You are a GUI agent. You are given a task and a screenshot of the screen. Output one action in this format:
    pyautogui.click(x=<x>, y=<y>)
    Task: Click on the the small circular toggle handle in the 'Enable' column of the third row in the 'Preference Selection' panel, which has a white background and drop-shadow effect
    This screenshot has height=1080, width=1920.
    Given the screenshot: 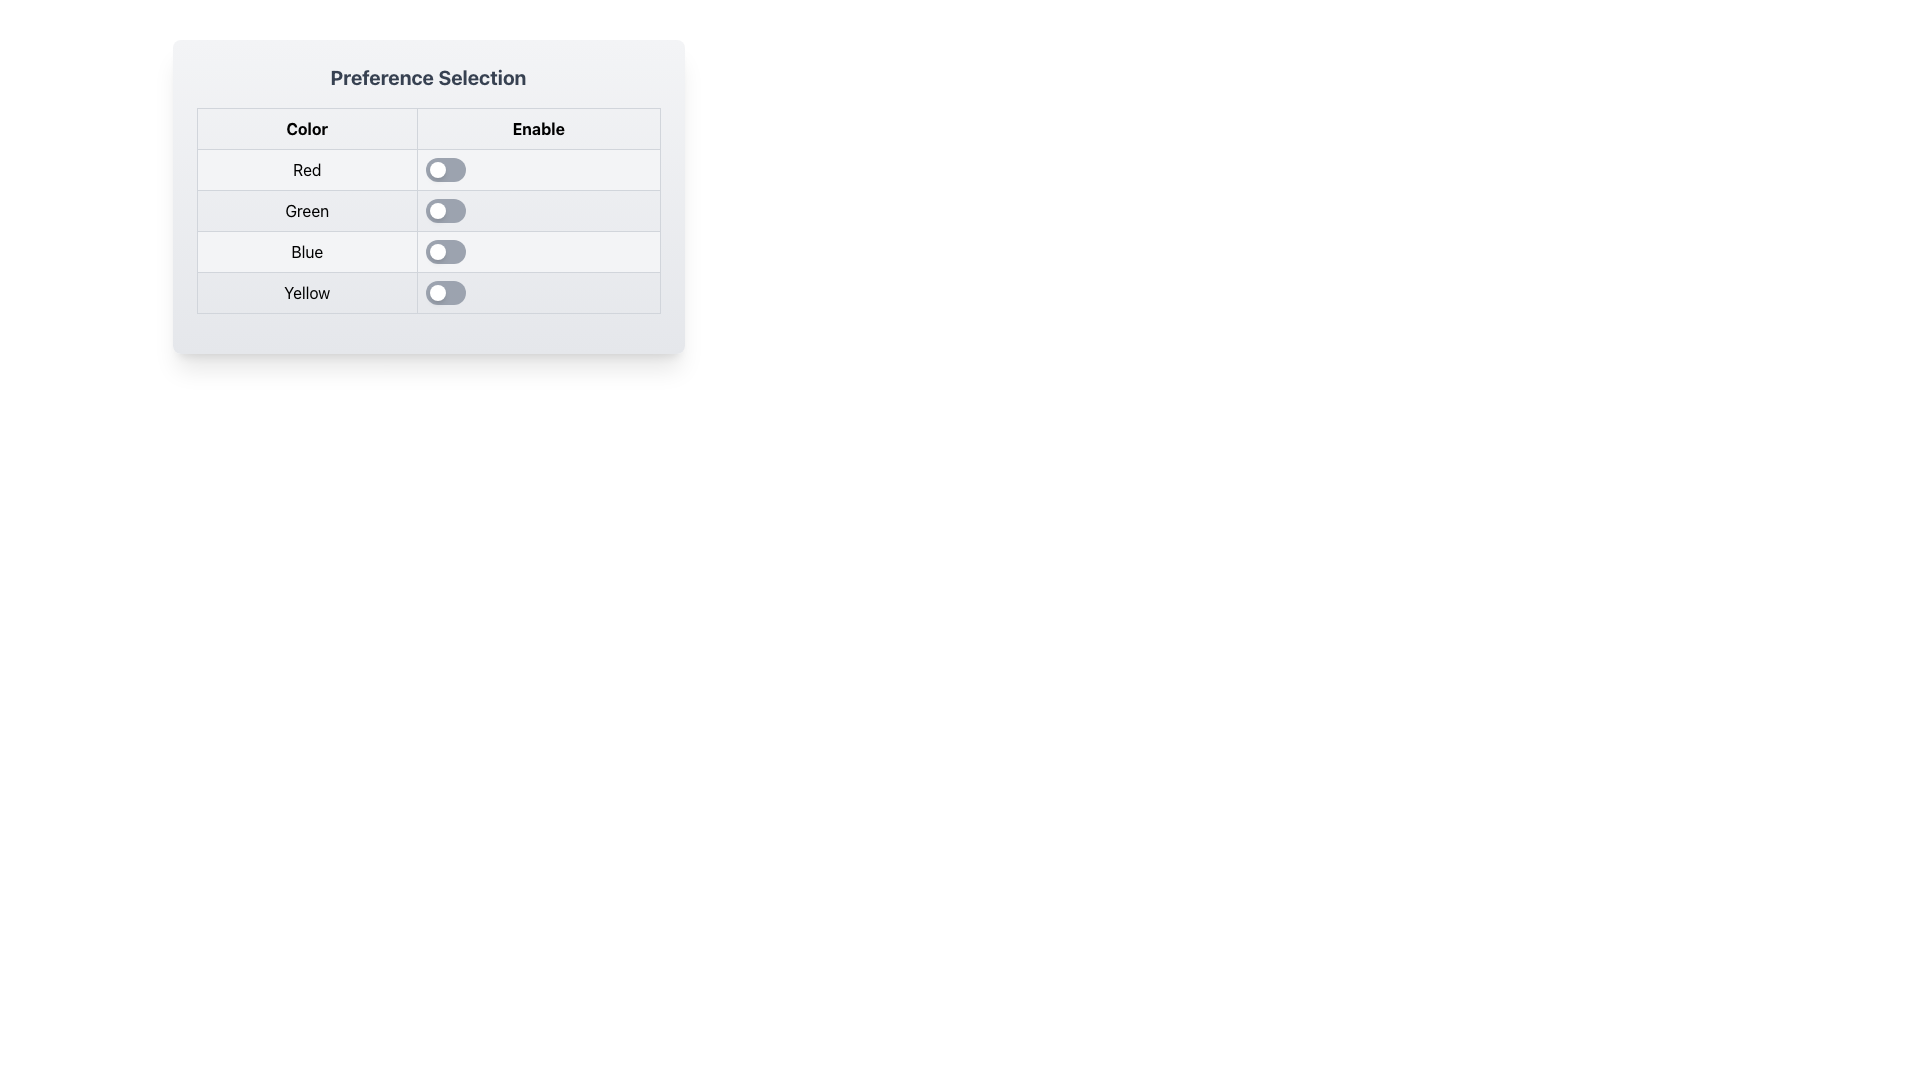 What is the action you would take?
    pyautogui.click(x=436, y=250)
    